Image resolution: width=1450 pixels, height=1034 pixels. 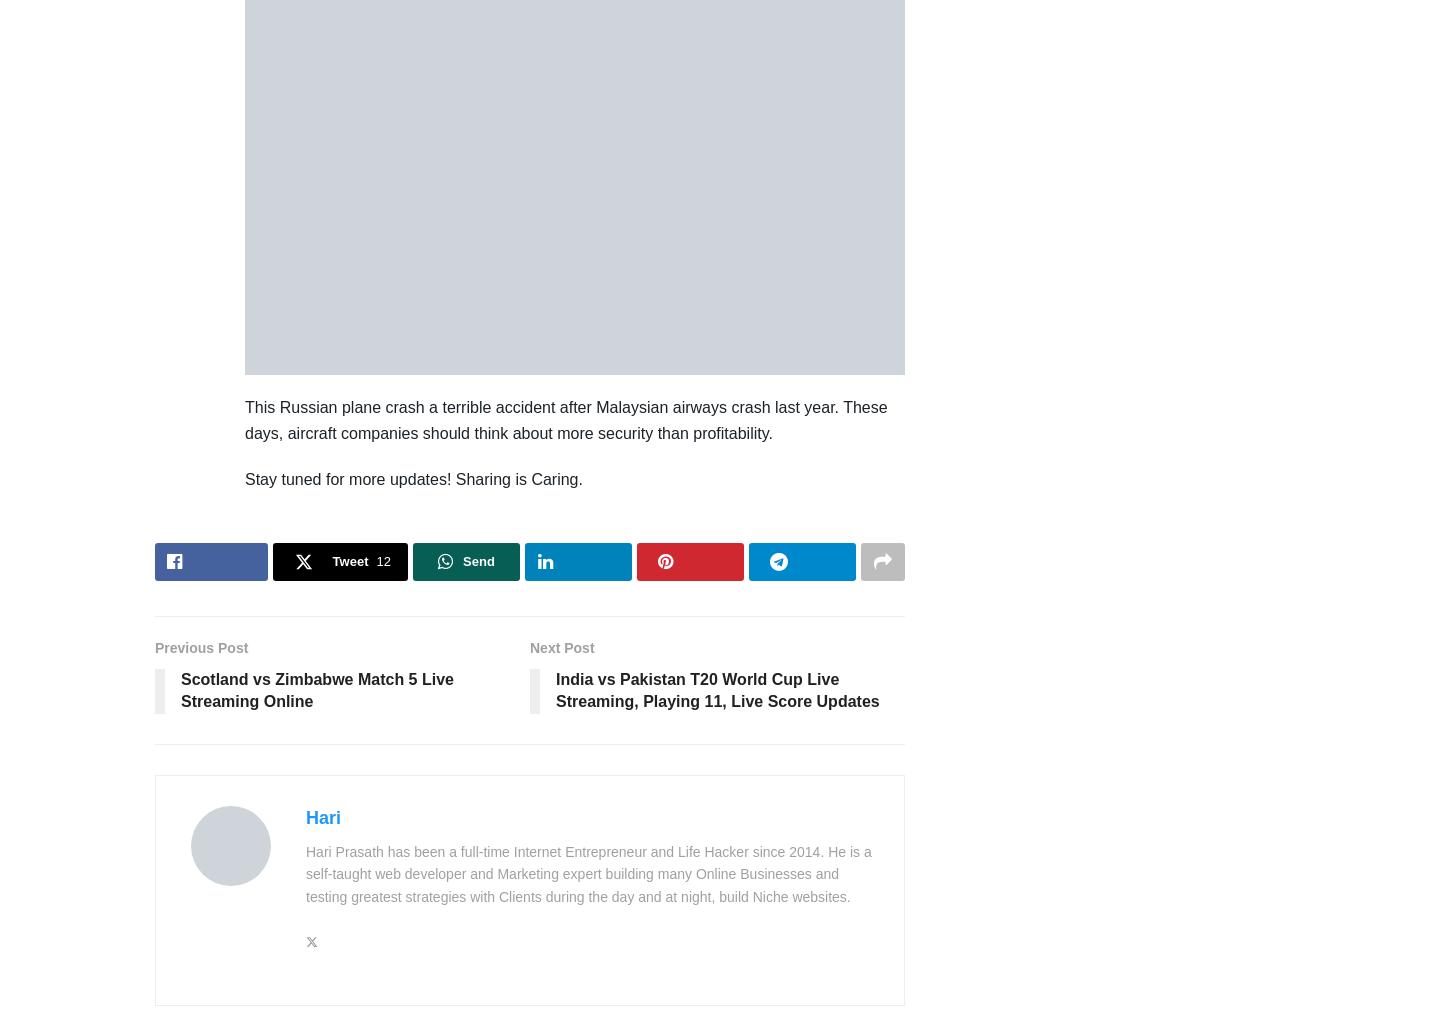 I want to click on 'Tweet', so click(x=350, y=560).